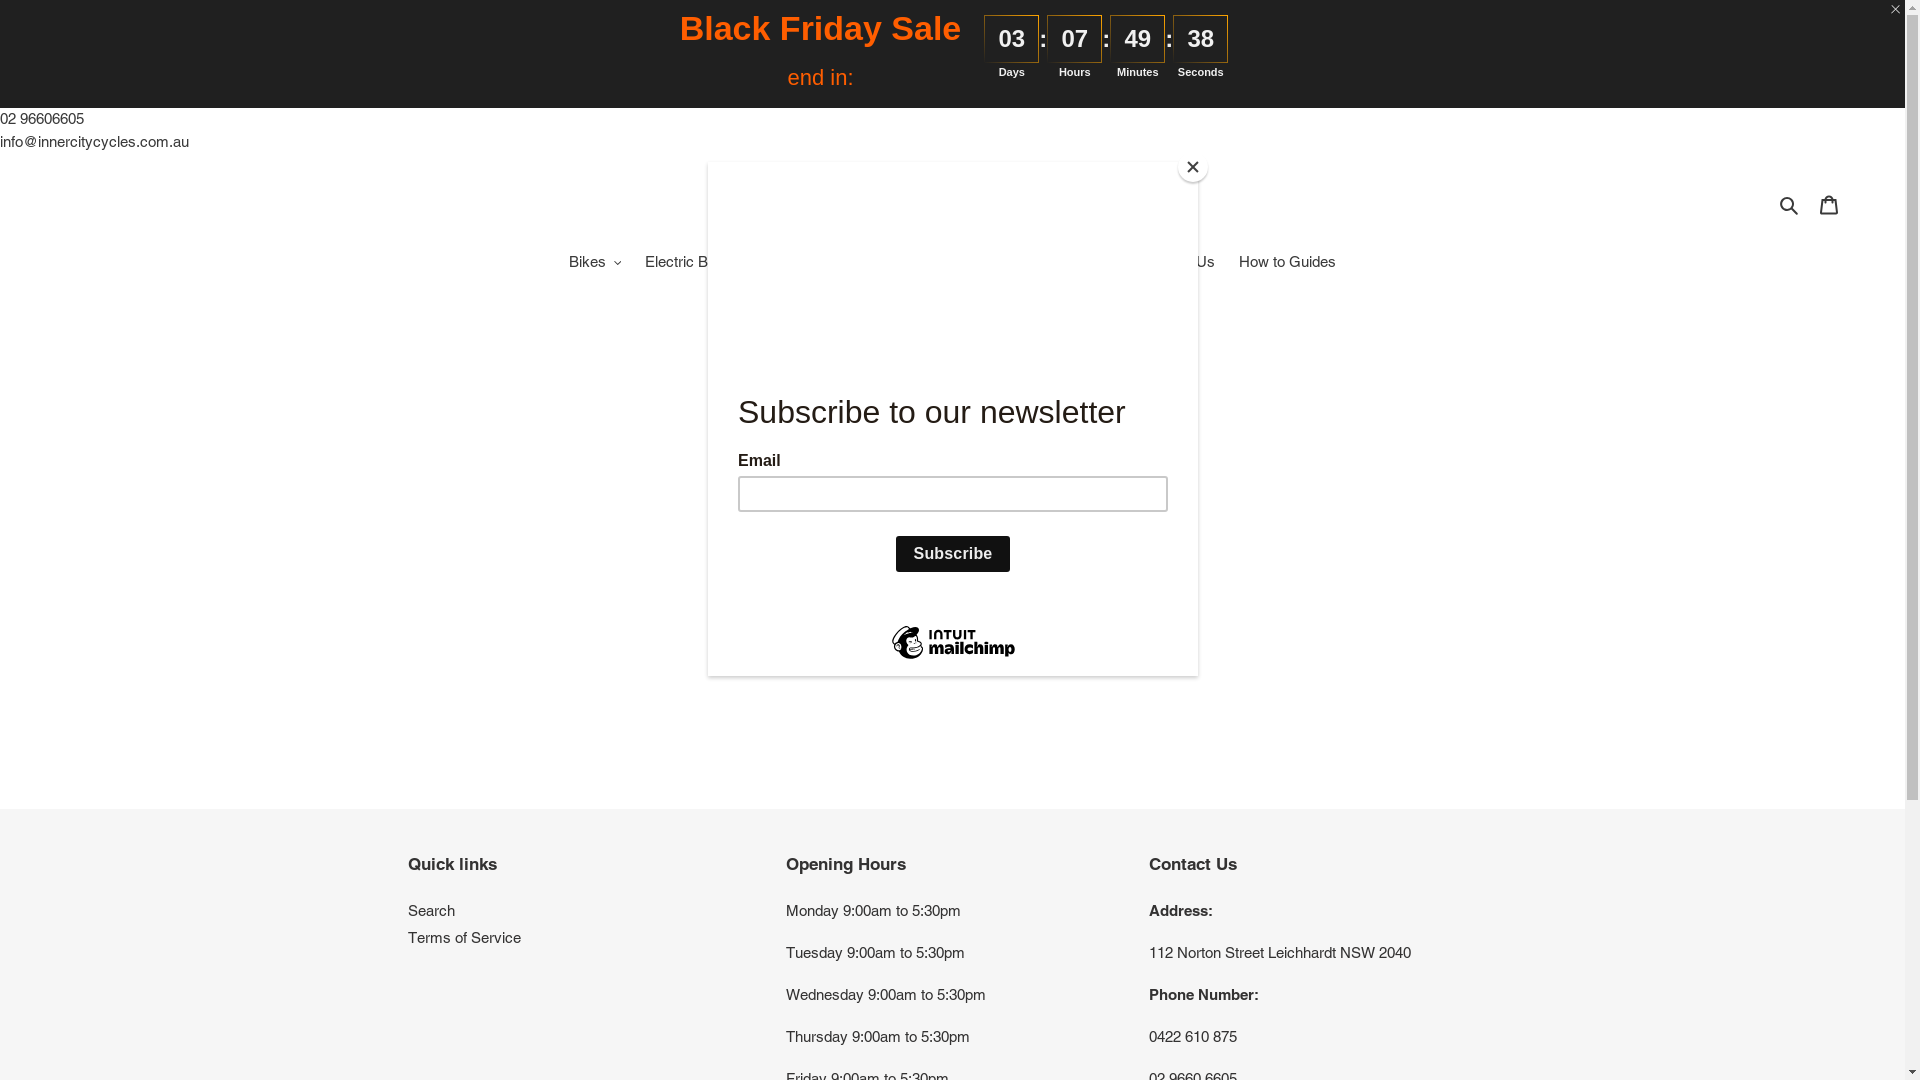 Image resolution: width=1920 pixels, height=1080 pixels. I want to click on 'How to Guides', so click(1287, 261).